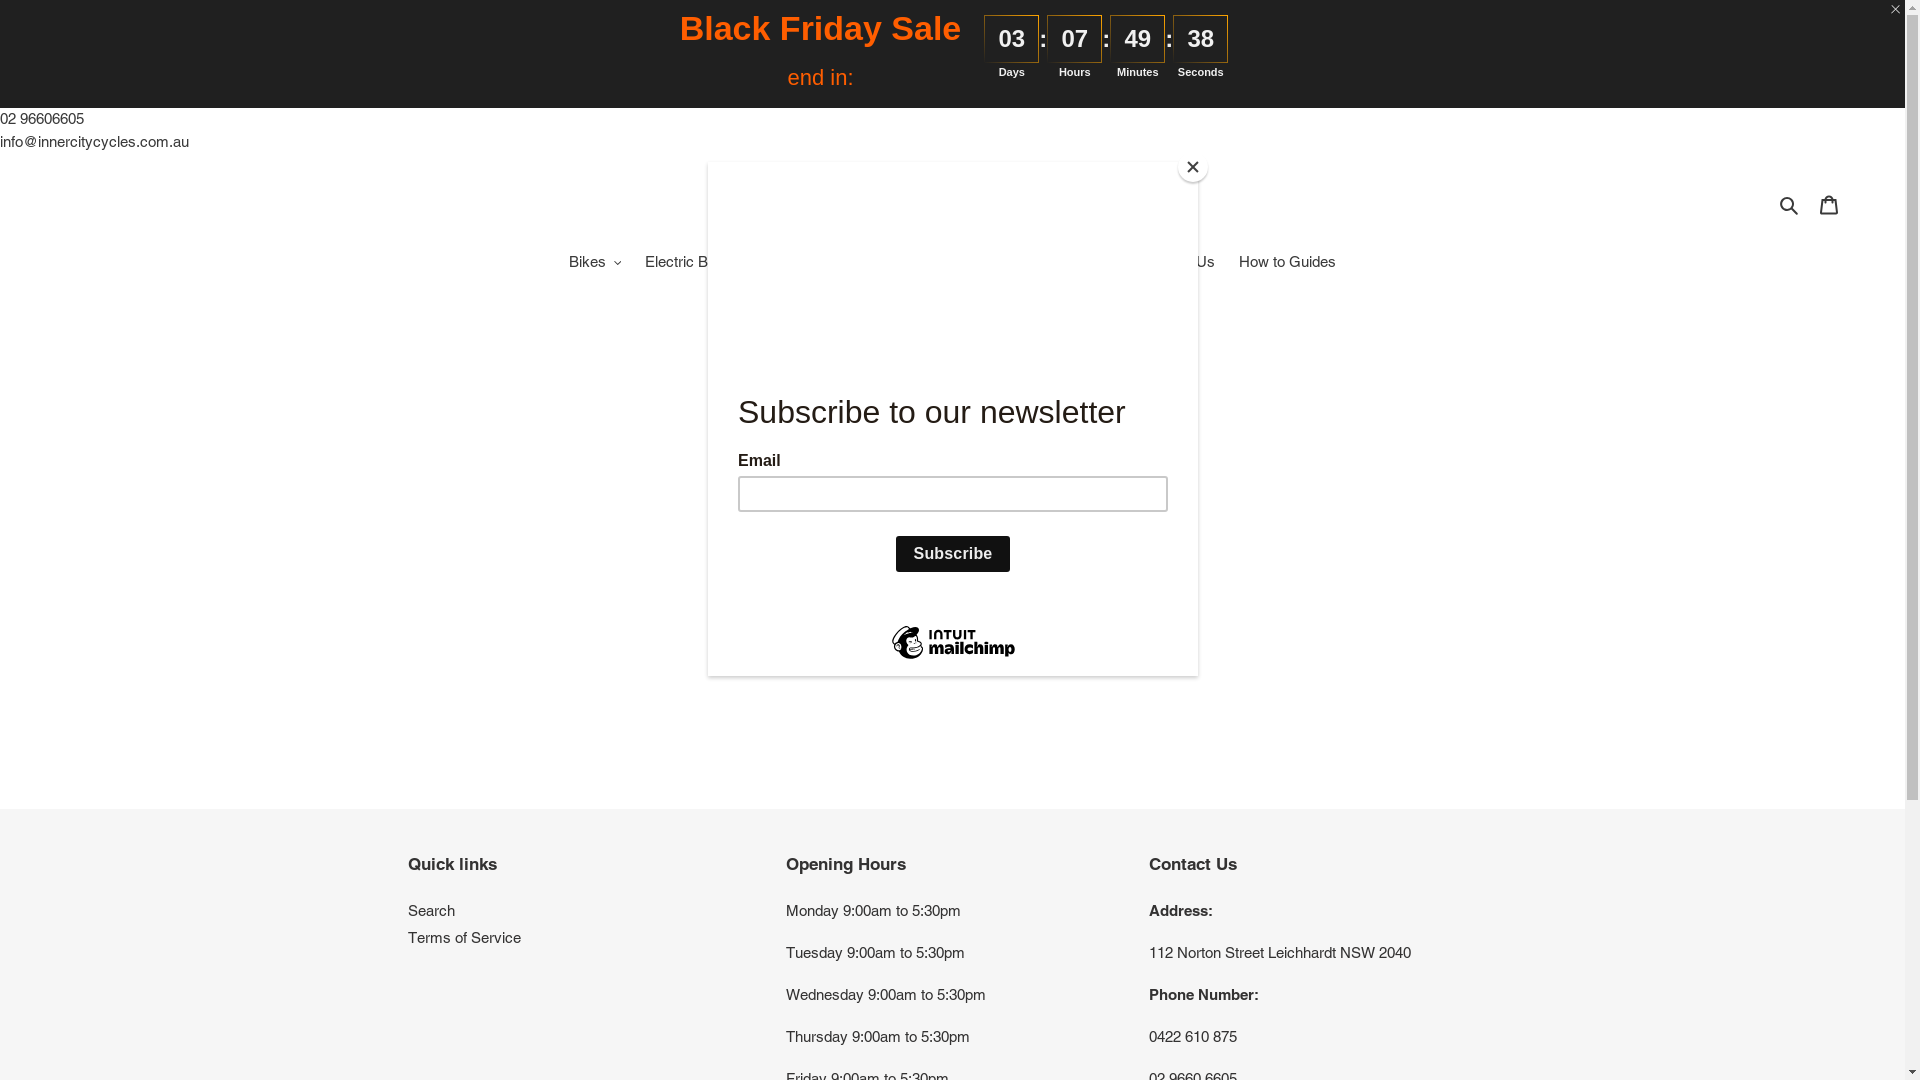 Image resolution: width=1920 pixels, height=1080 pixels. I want to click on 'How to Guides', so click(1287, 261).